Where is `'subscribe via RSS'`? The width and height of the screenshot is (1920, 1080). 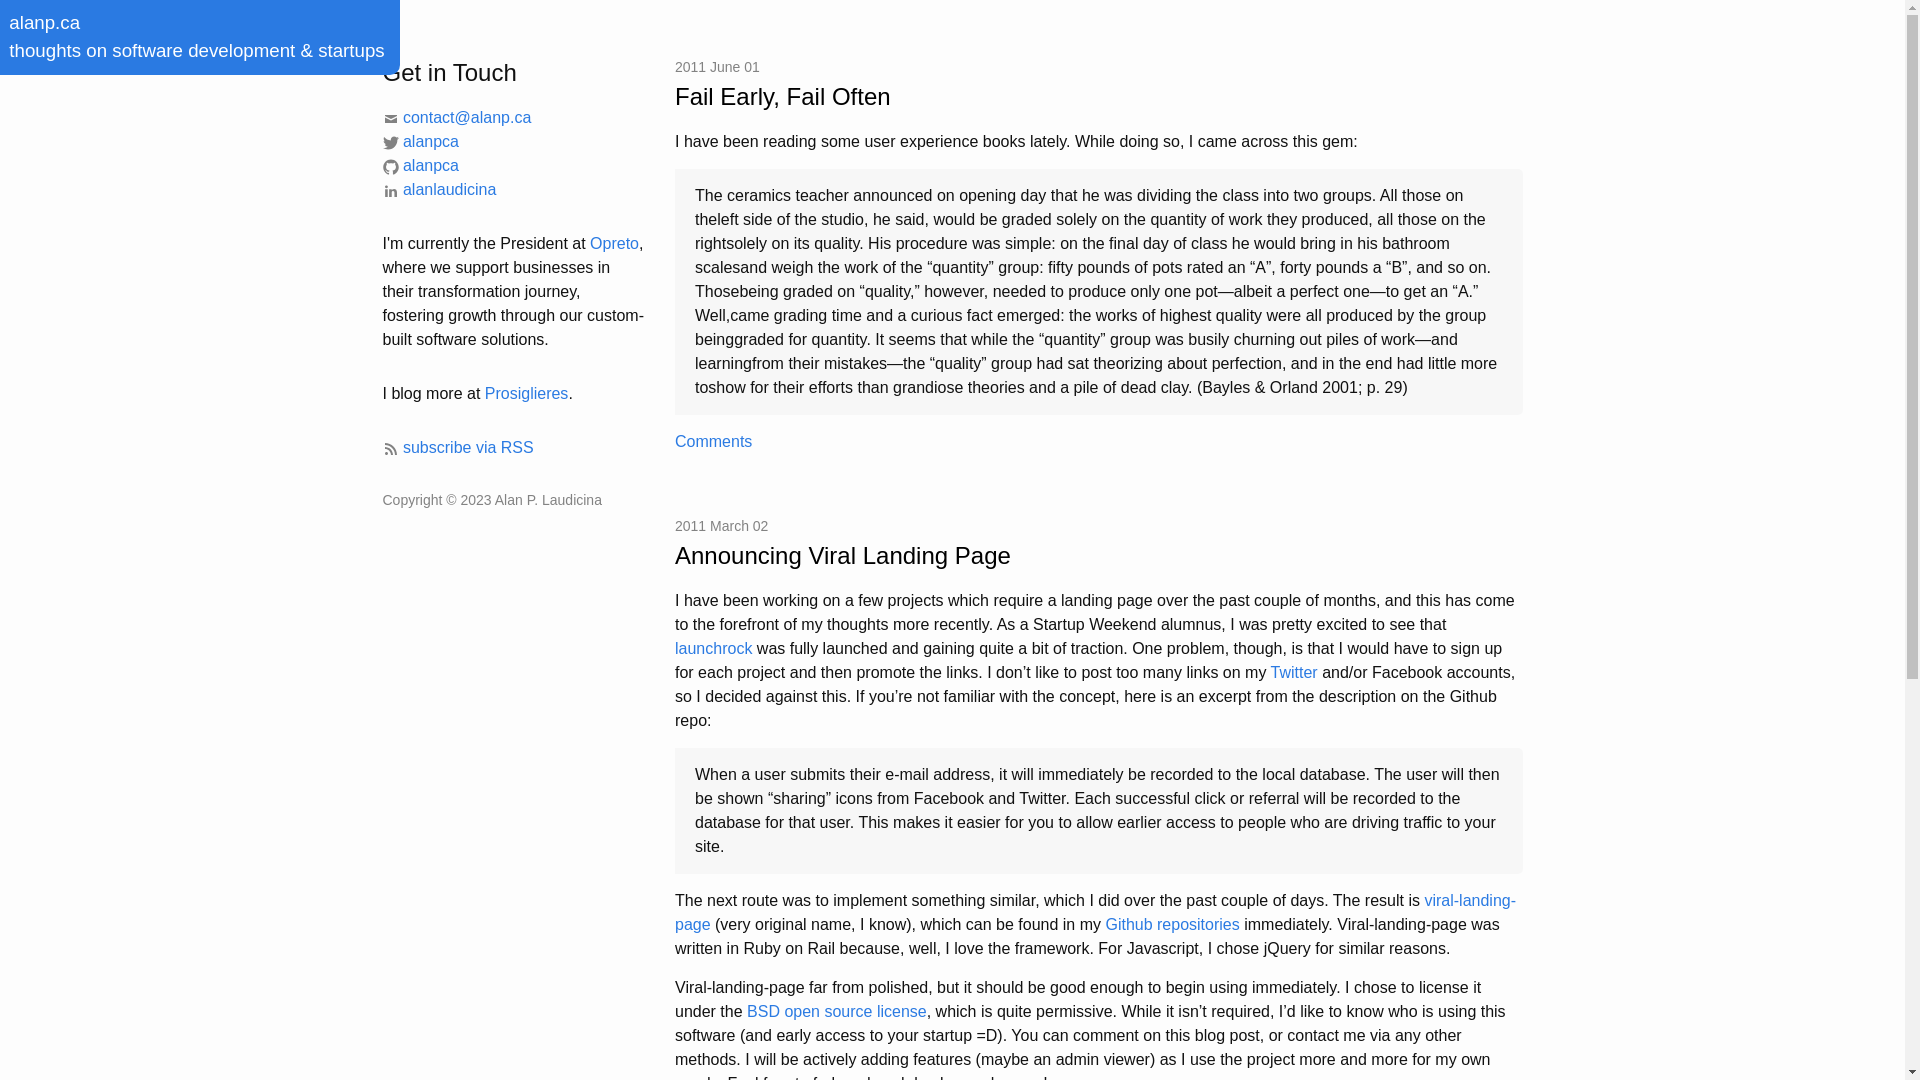
'subscribe via RSS' is located at coordinates (456, 446).